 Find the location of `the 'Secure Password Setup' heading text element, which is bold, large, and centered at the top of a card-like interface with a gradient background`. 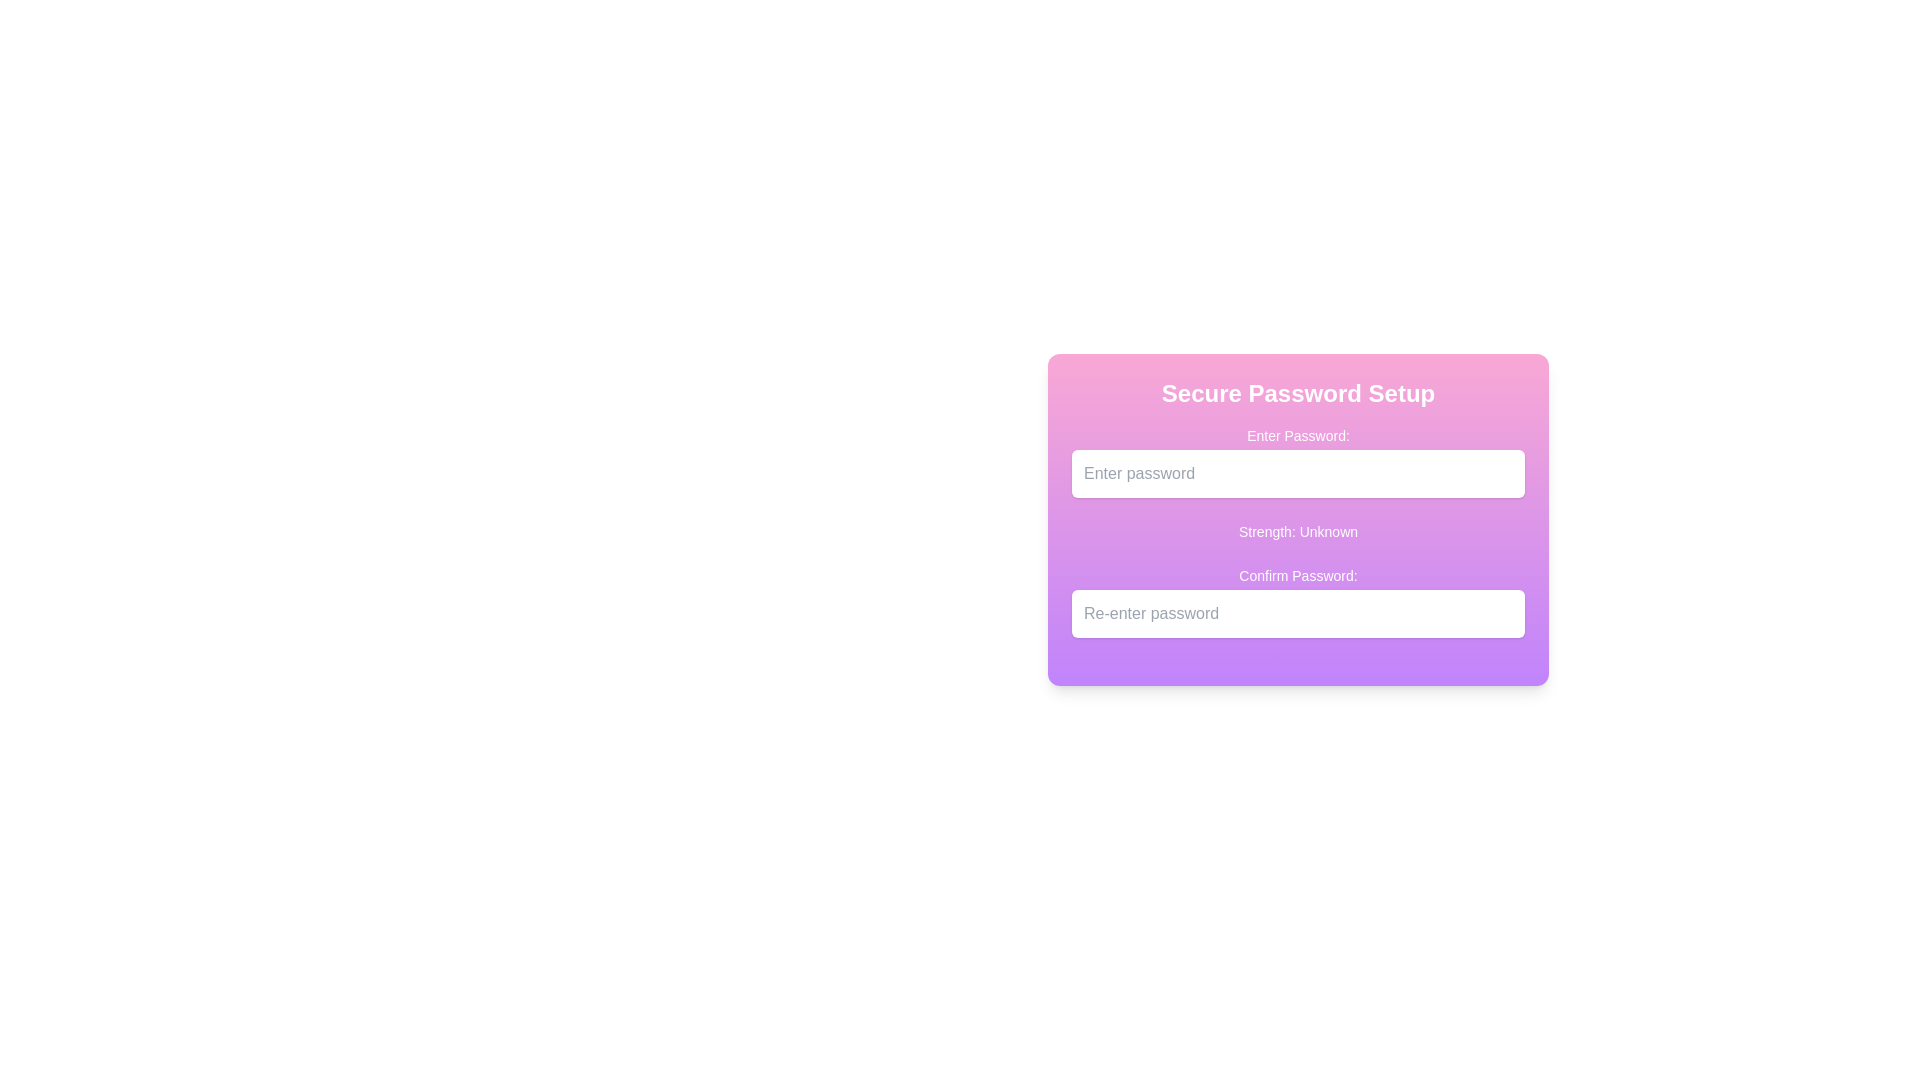

the 'Secure Password Setup' heading text element, which is bold, large, and centered at the top of a card-like interface with a gradient background is located at coordinates (1298, 393).